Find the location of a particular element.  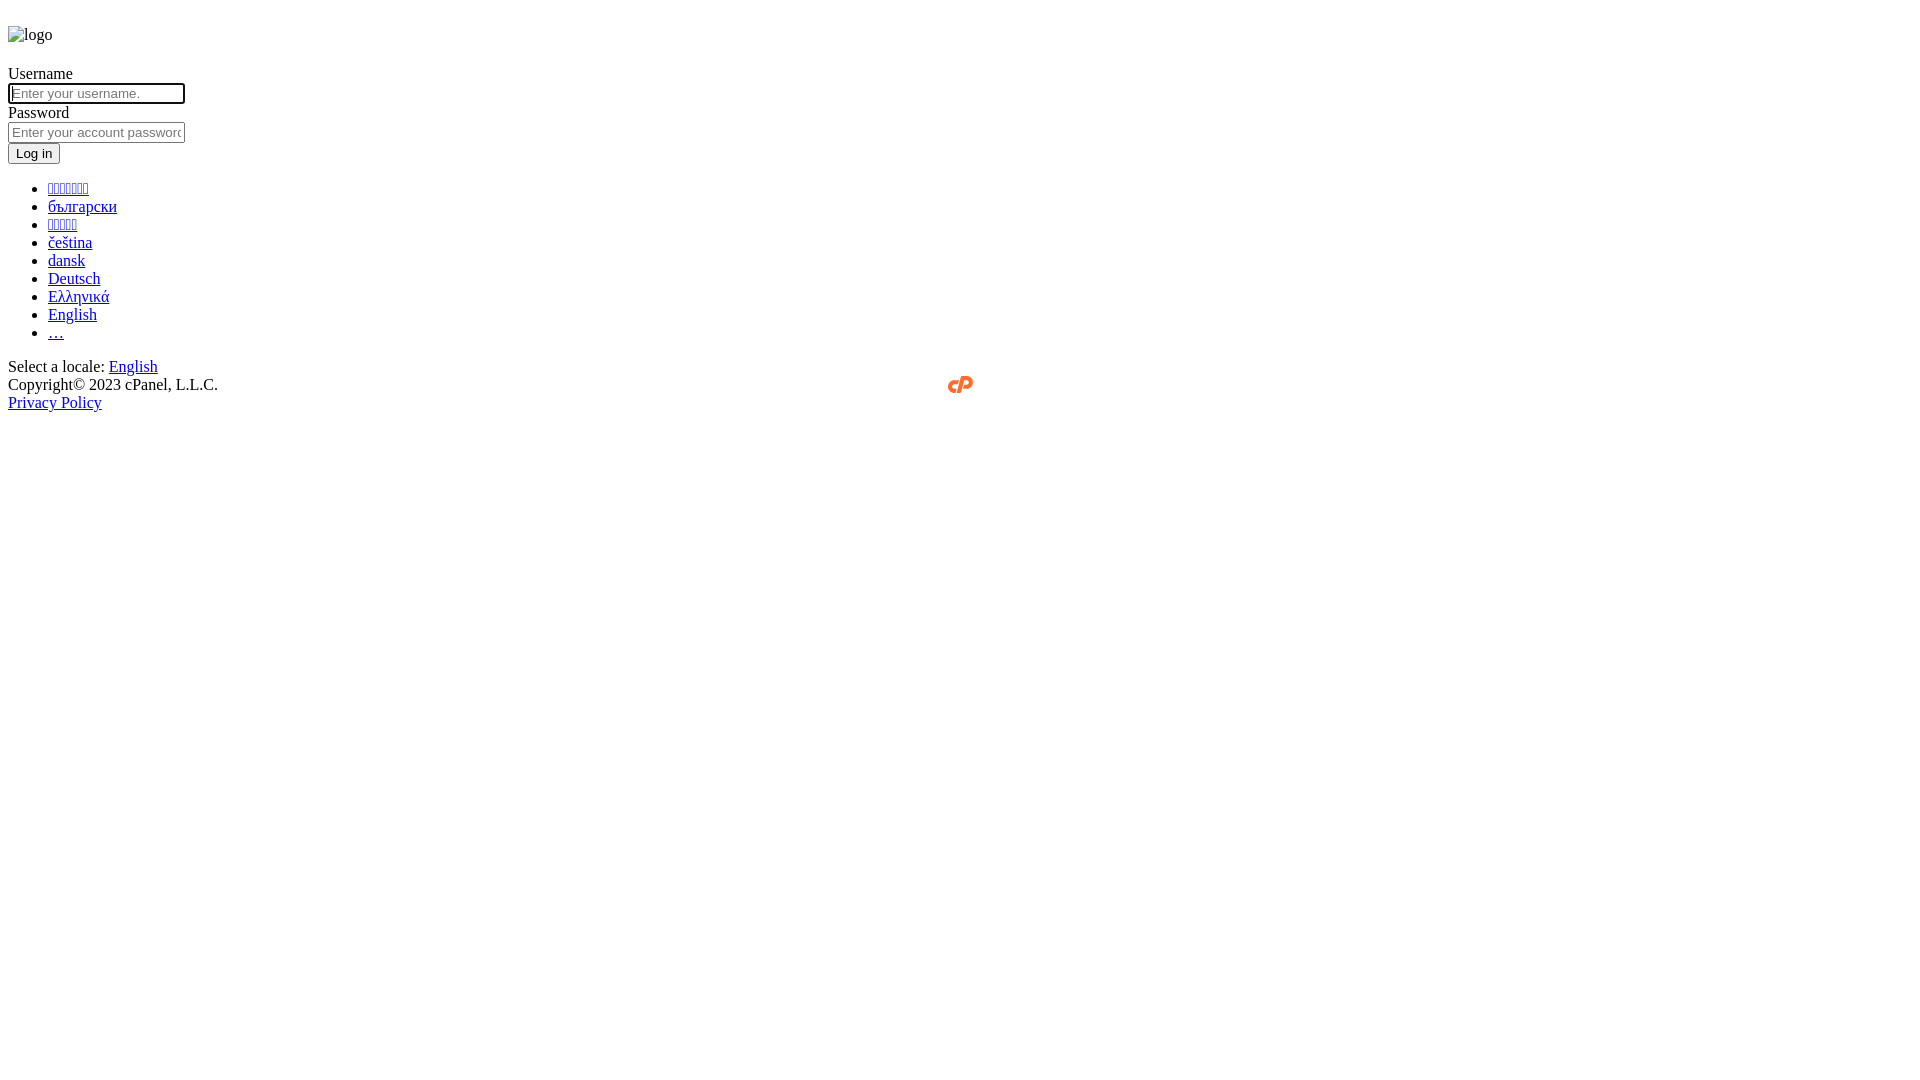

'Log in' is located at coordinates (33, 152).